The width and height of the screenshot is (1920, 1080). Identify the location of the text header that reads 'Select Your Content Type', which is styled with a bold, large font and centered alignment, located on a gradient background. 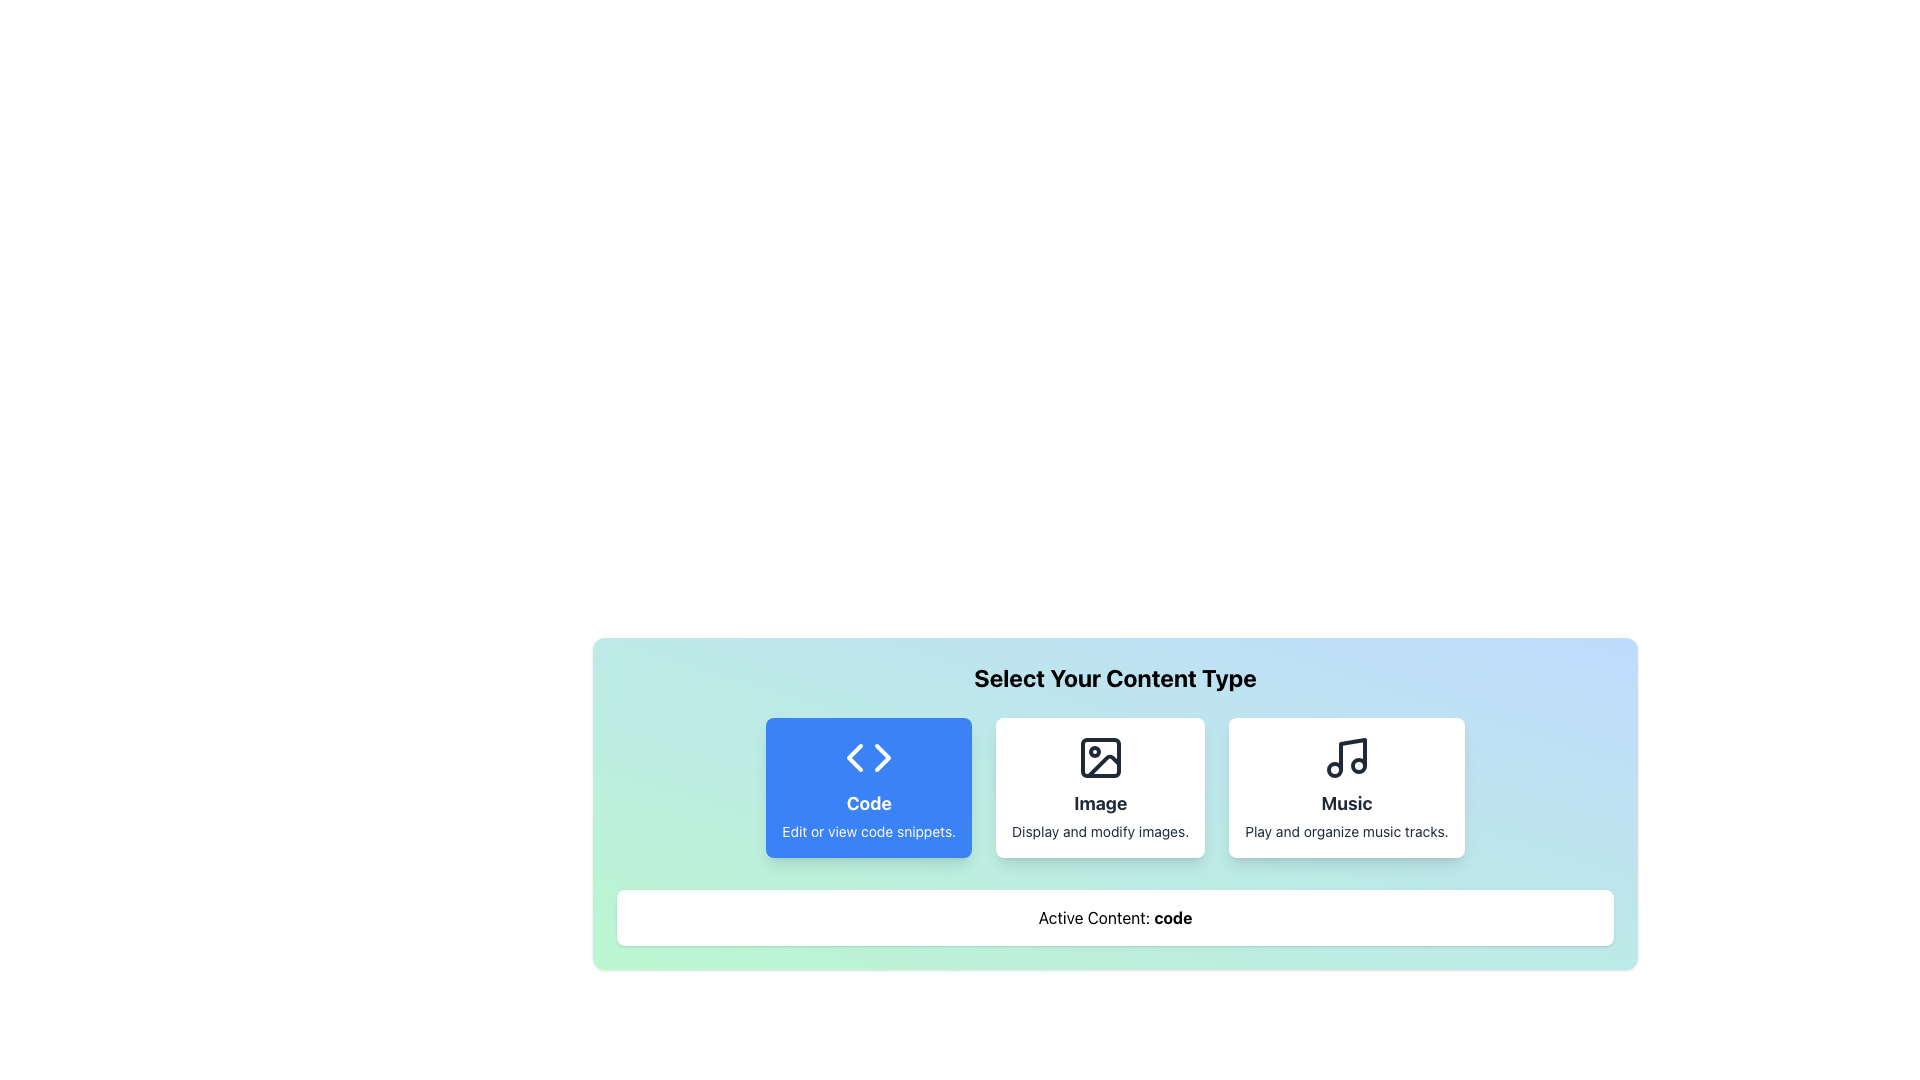
(1114, 677).